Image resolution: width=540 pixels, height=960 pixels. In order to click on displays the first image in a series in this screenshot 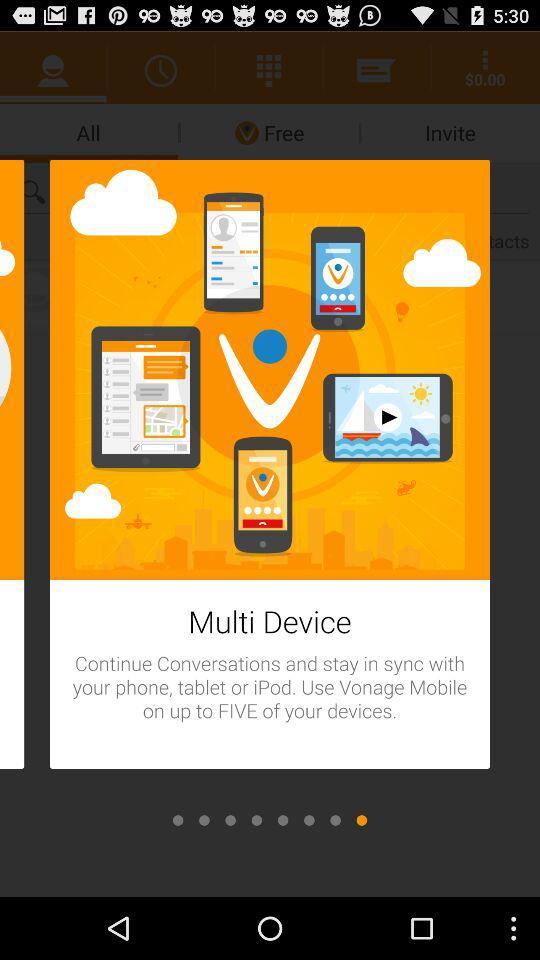, I will do `click(178, 820)`.